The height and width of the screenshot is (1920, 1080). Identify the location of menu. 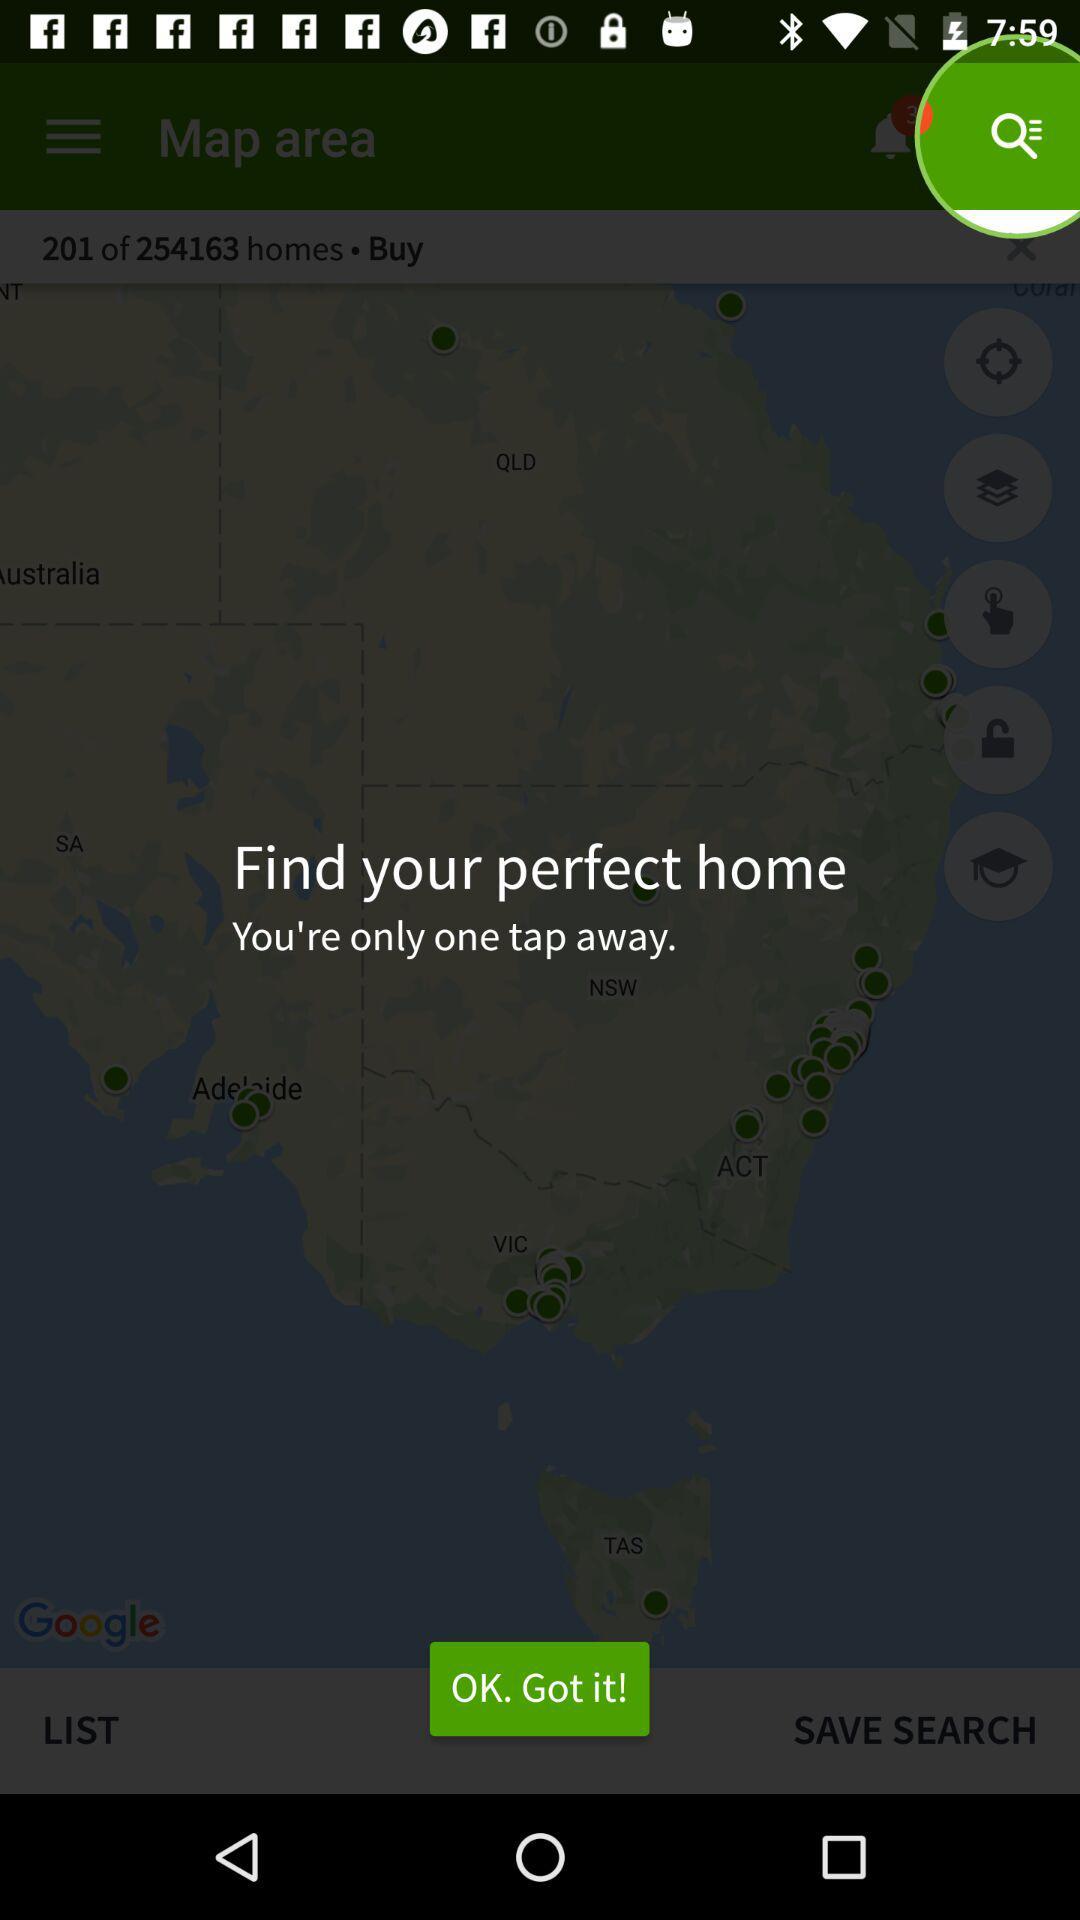
(72, 135).